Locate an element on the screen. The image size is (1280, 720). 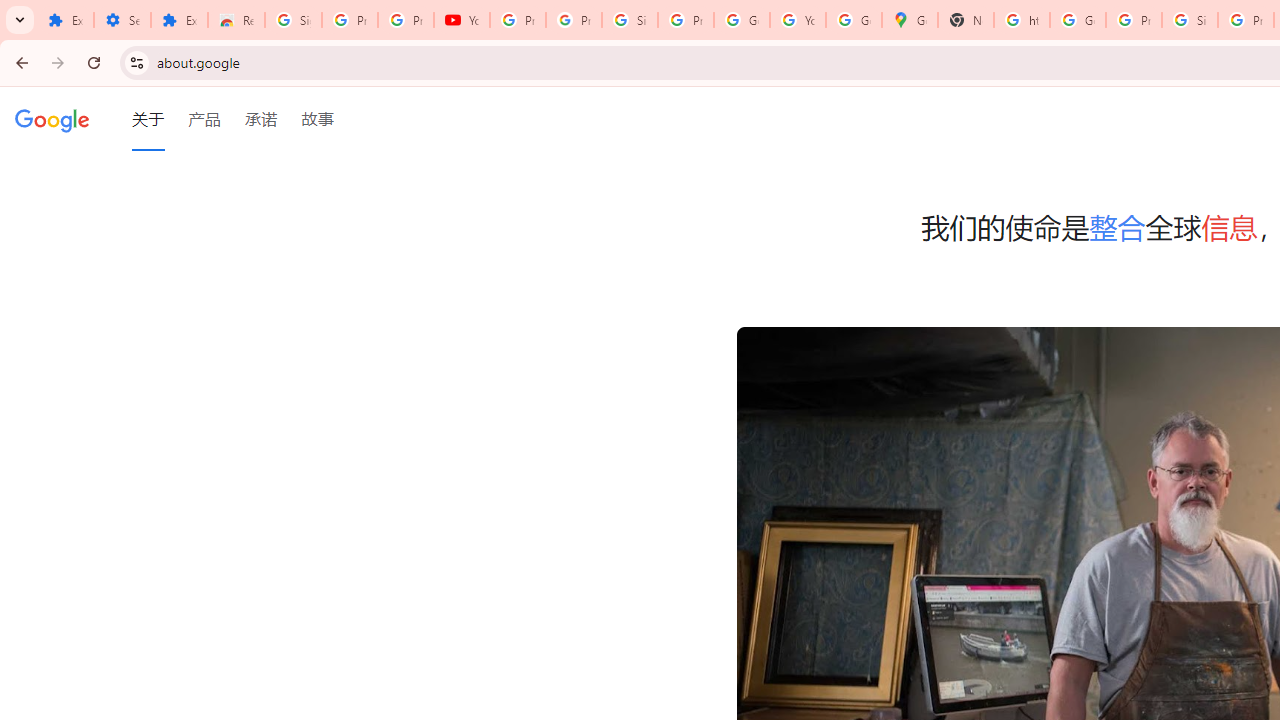
'Google Maps' is located at coordinates (909, 20).